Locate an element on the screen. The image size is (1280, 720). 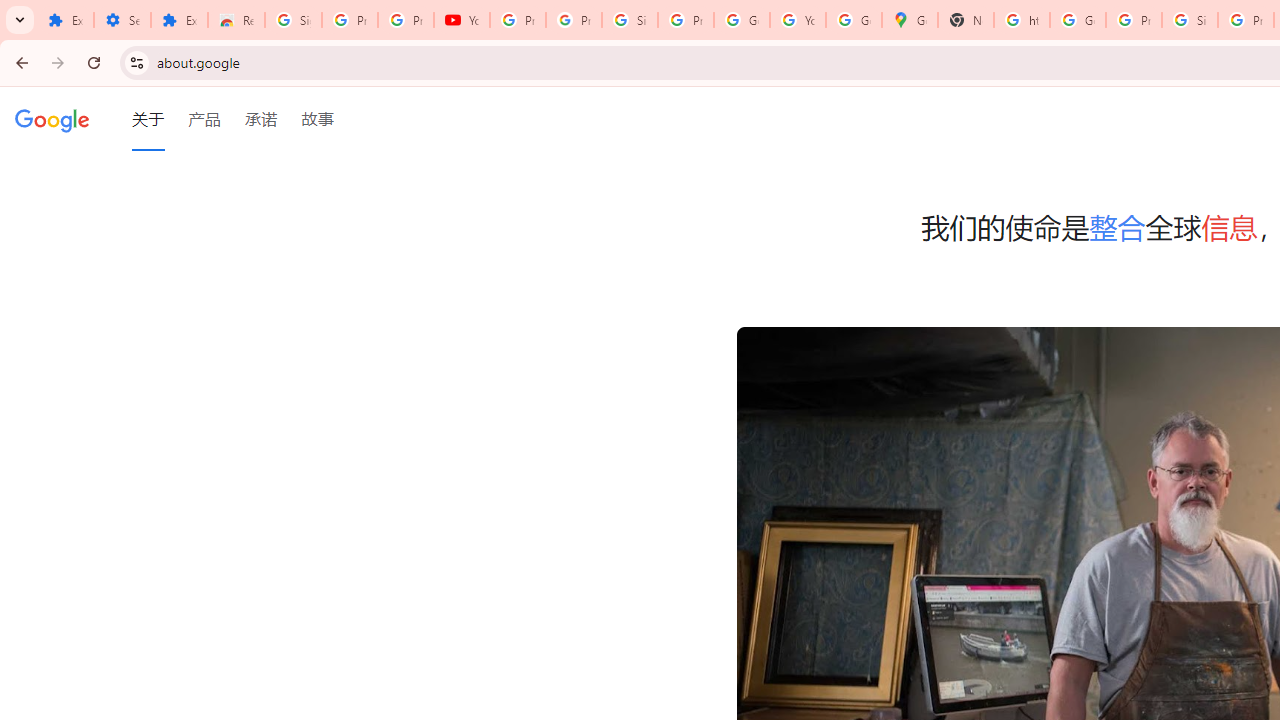
'Google Maps' is located at coordinates (909, 20).